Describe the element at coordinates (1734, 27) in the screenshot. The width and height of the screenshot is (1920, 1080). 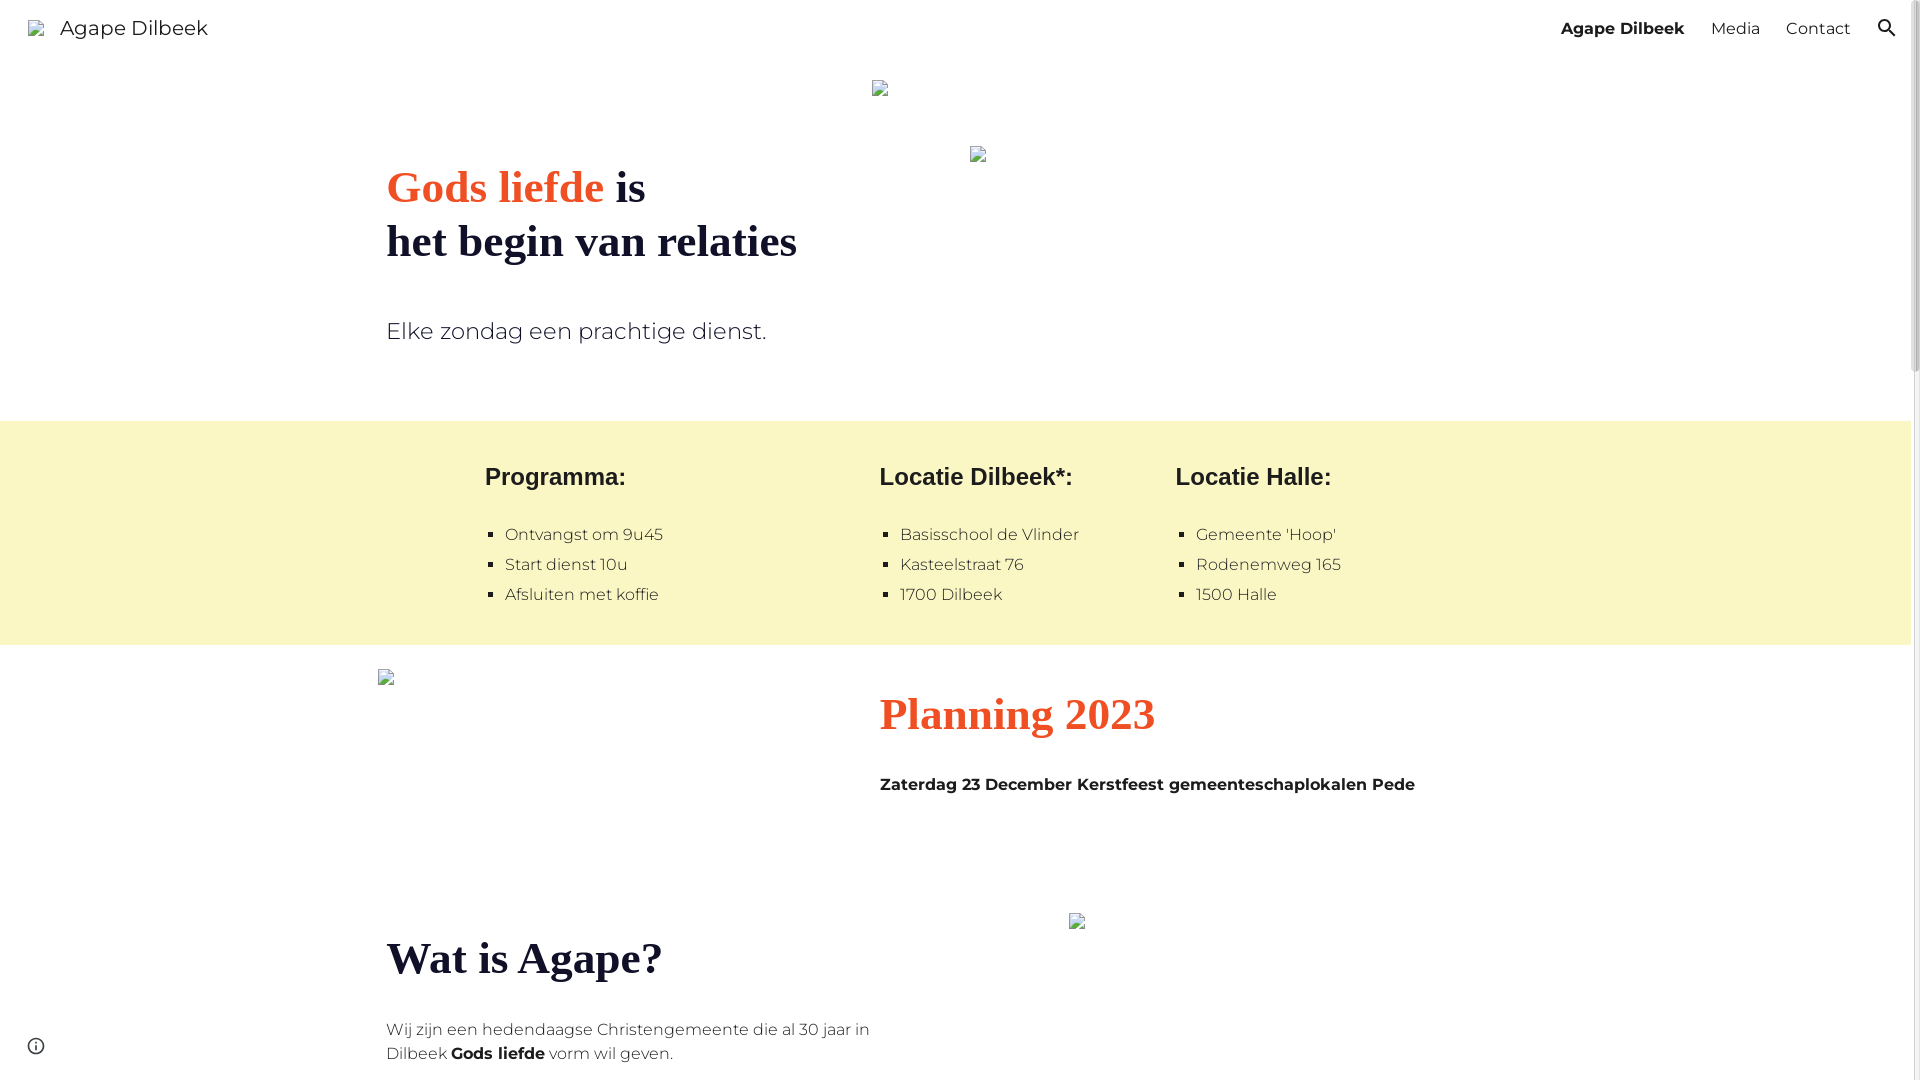
I see `'Media'` at that location.